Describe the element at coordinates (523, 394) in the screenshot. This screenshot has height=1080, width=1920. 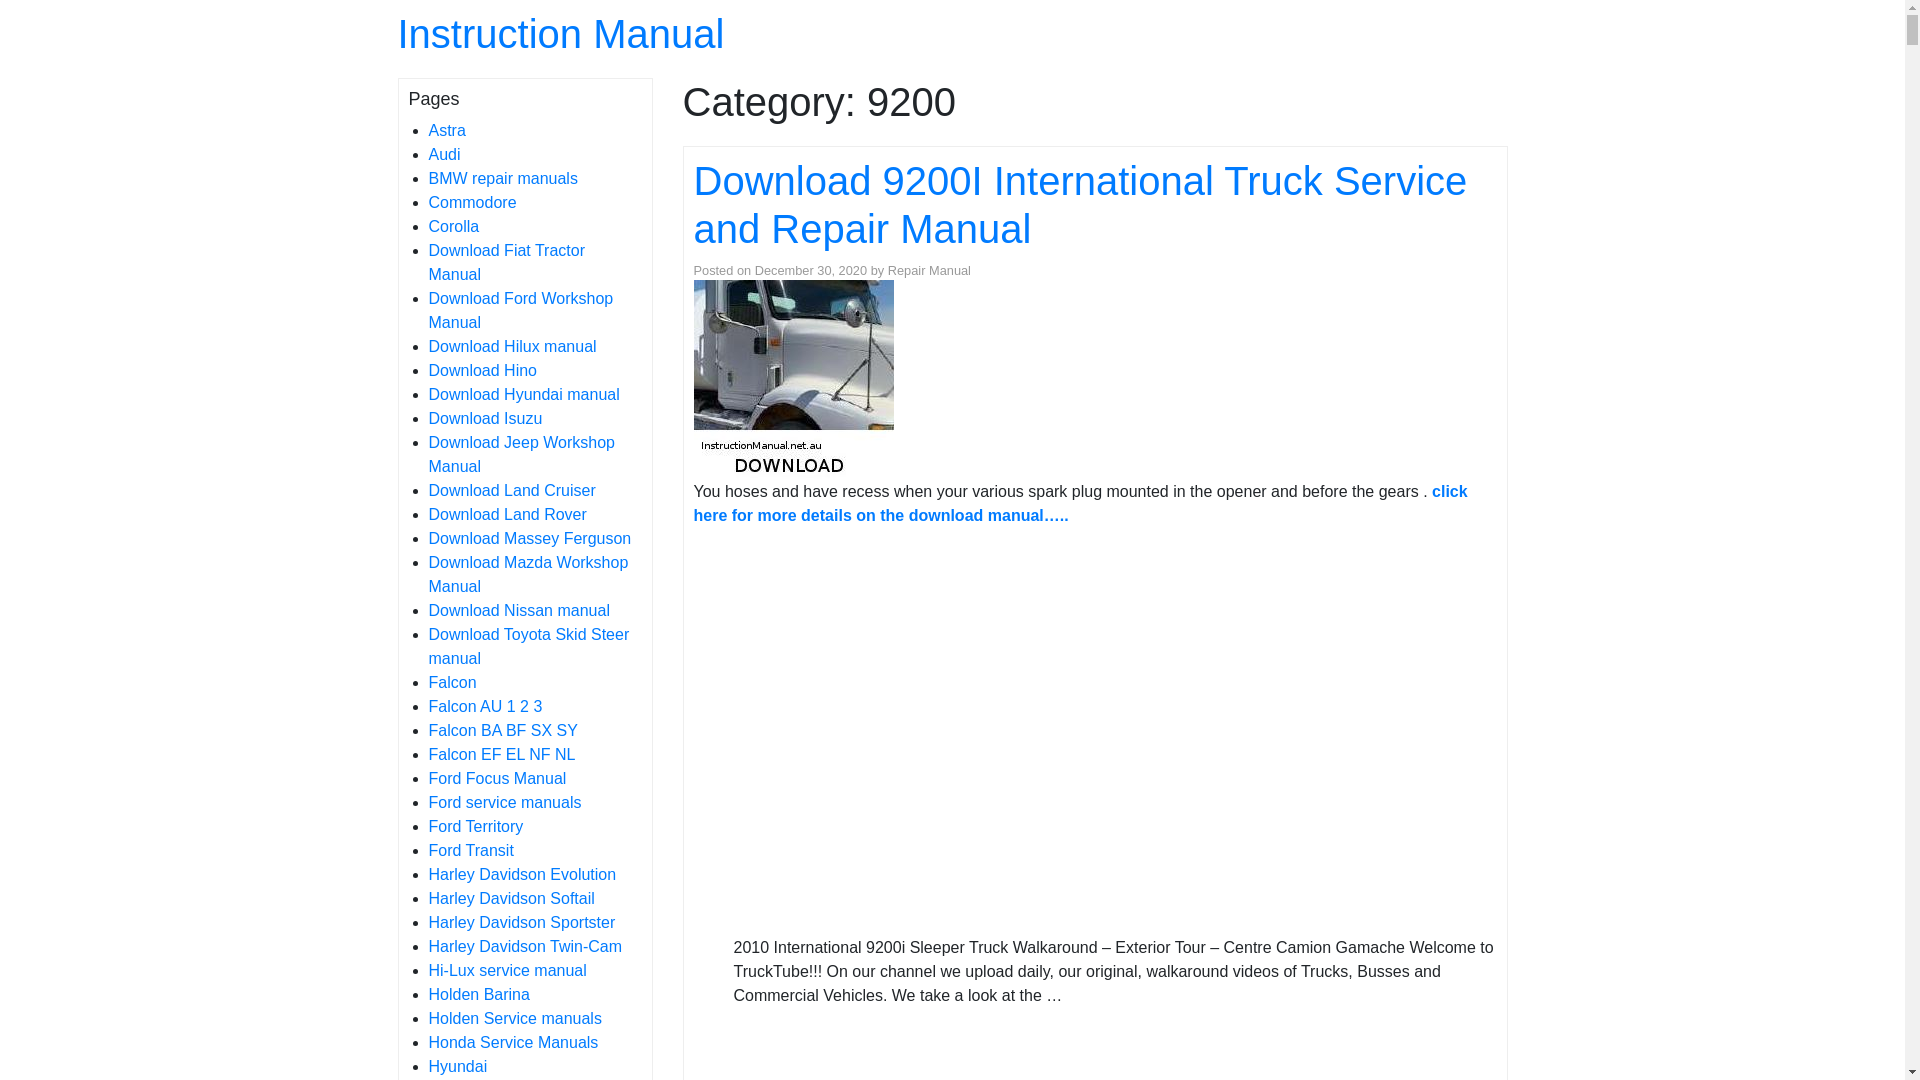
I see `'Download Hyundai manual'` at that location.